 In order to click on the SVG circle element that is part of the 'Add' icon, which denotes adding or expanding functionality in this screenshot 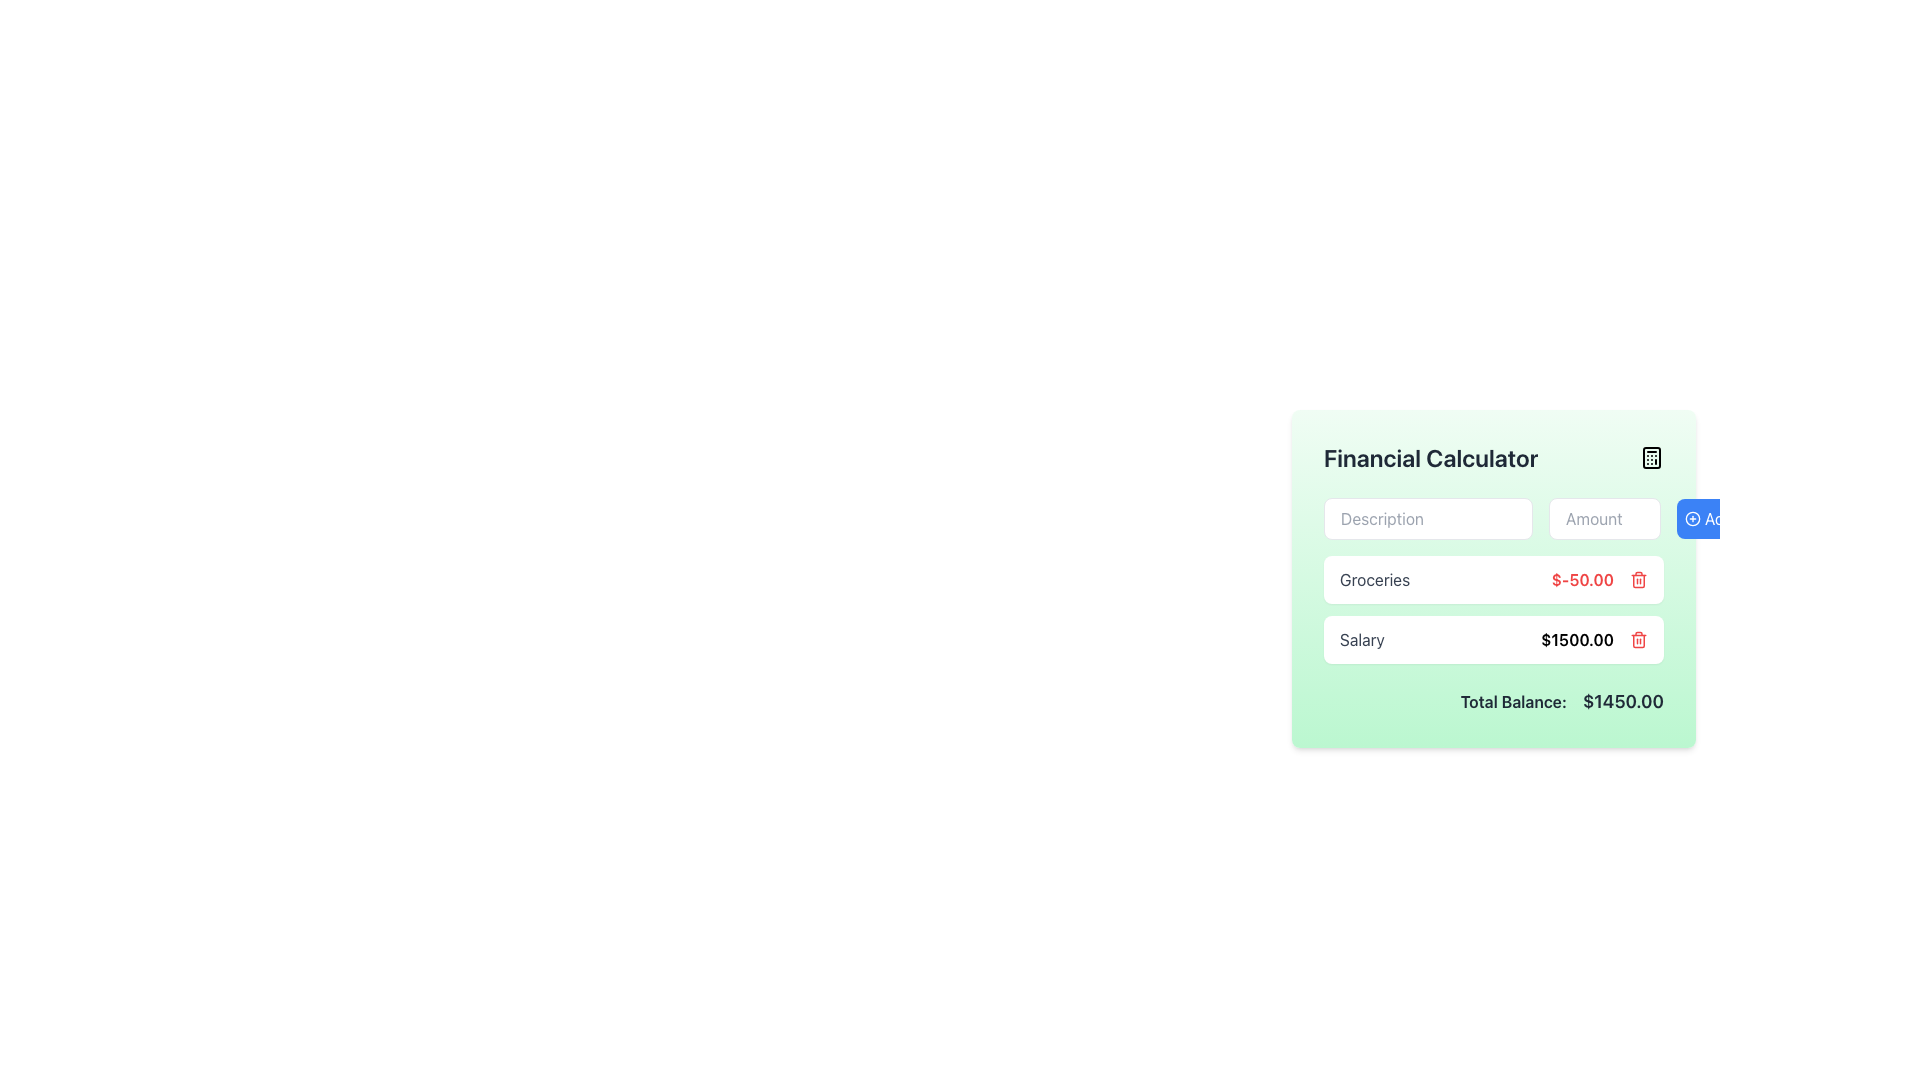, I will do `click(1692, 518)`.